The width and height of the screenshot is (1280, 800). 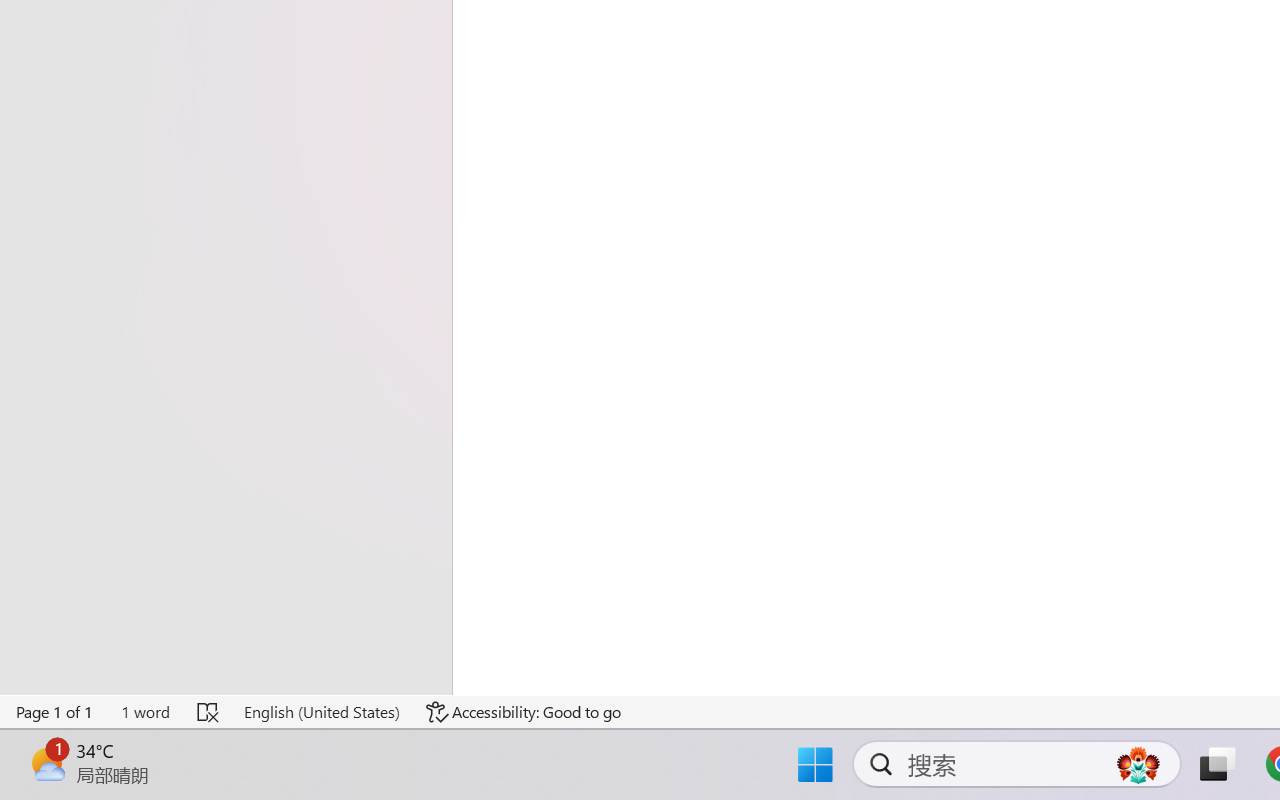 What do you see at coordinates (209, 711) in the screenshot?
I see `'Spelling and Grammar Check Errors'` at bounding box center [209, 711].